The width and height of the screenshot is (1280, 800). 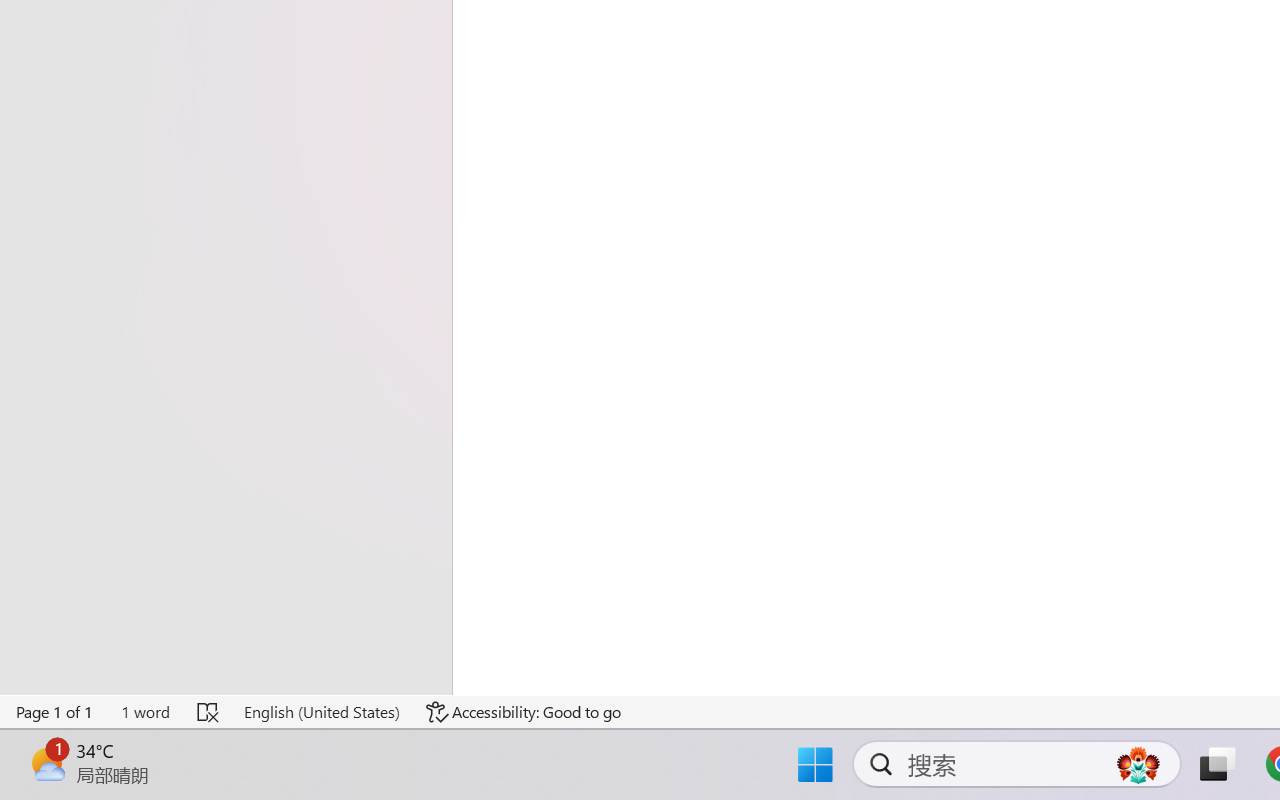 What do you see at coordinates (209, 711) in the screenshot?
I see `'Spelling and Grammar Check Errors'` at bounding box center [209, 711].